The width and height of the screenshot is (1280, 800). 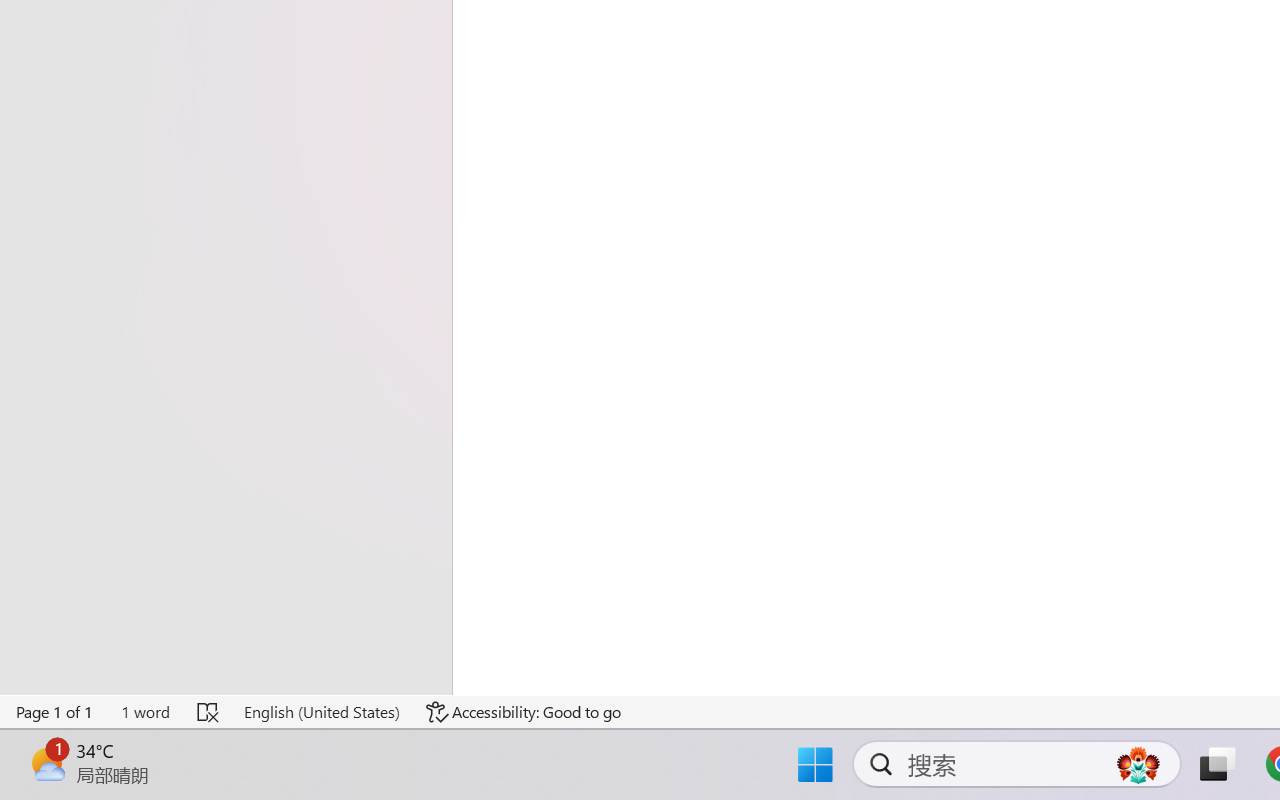 What do you see at coordinates (209, 711) in the screenshot?
I see `'Spelling and Grammar Check Errors'` at bounding box center [209, 711].